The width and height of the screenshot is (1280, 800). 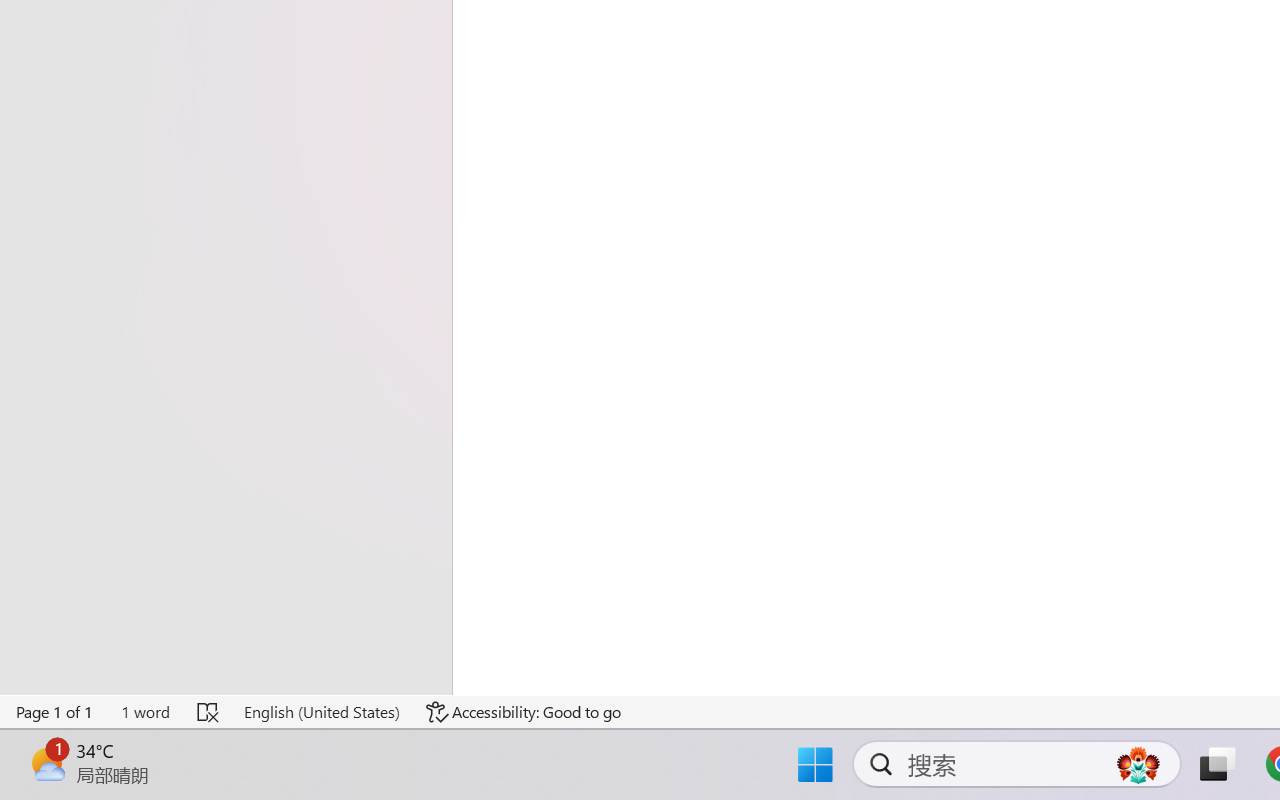 What do you see at coordinates (209, 711) in the screenshot?
I see `'Spelling and Grammar Check Errors'` at bounding box center [209, 711].